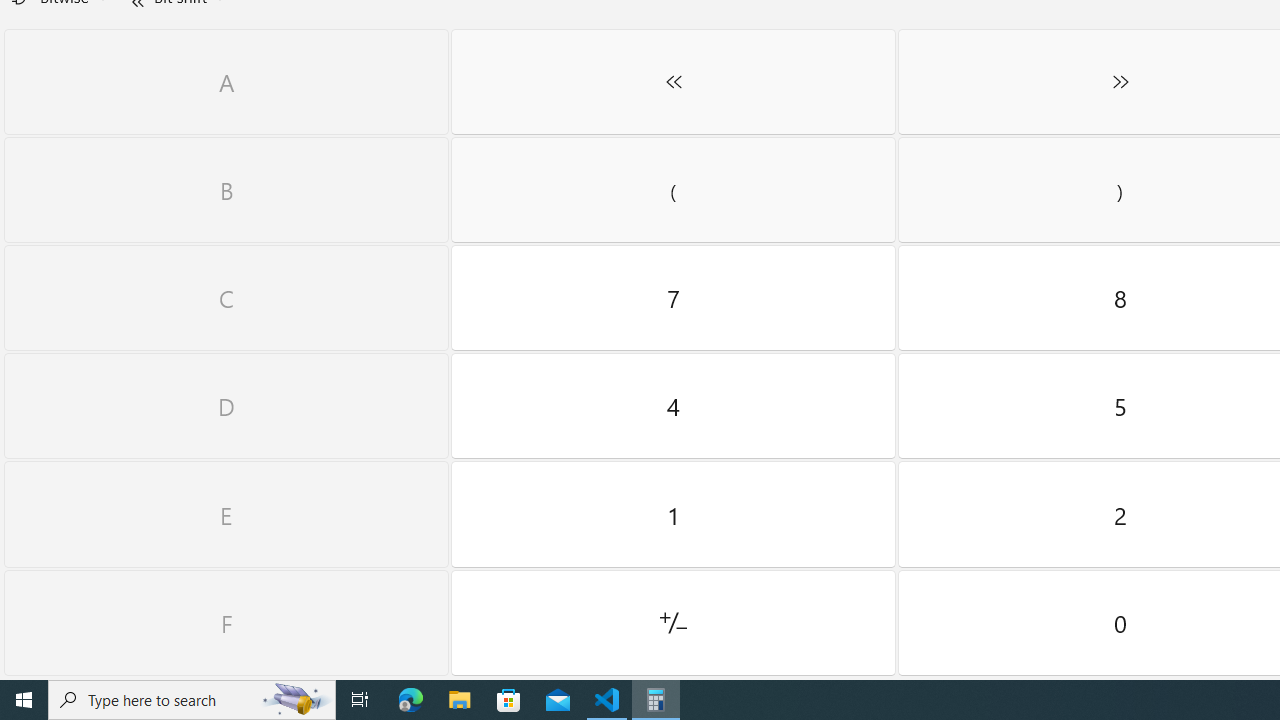  I want to click on 'Microsoft Edge', so click(410, 698).